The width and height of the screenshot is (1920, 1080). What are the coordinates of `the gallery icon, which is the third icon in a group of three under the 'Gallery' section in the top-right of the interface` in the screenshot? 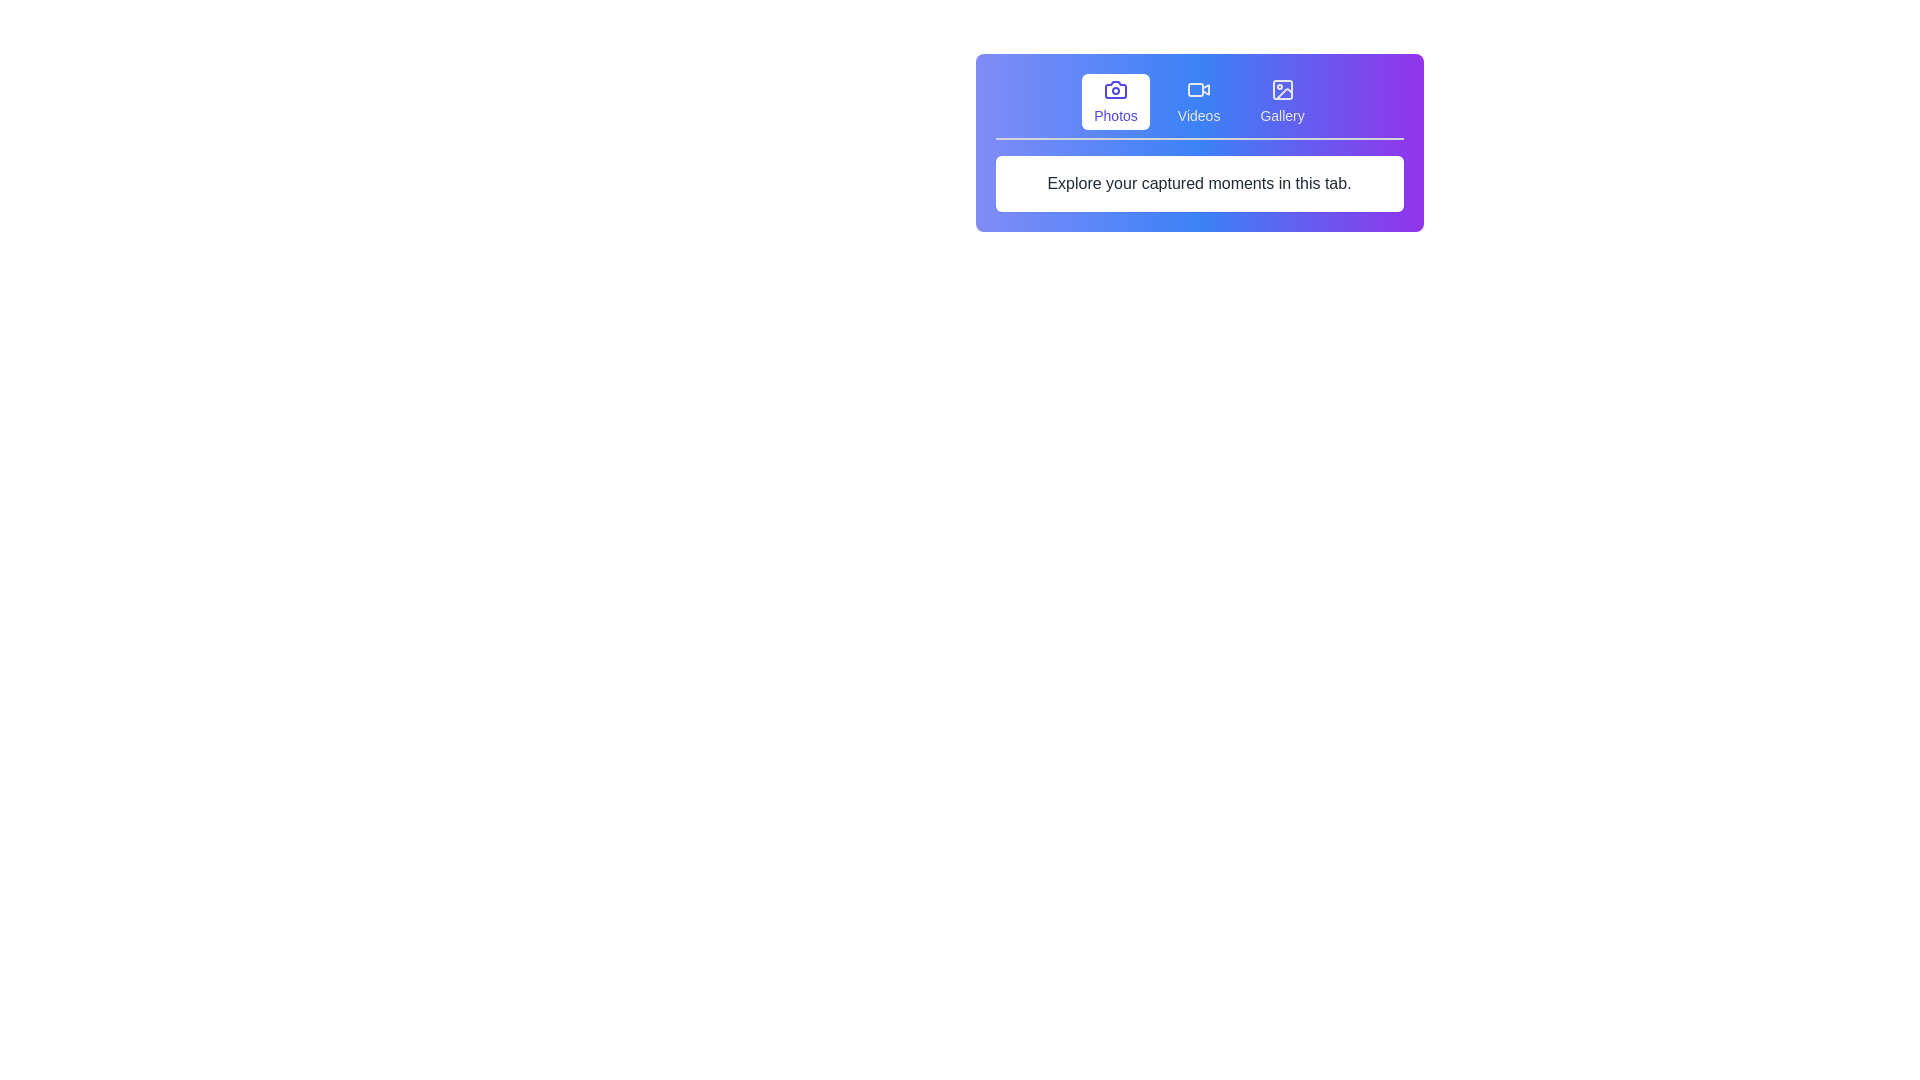 It's located at (1282, 88).